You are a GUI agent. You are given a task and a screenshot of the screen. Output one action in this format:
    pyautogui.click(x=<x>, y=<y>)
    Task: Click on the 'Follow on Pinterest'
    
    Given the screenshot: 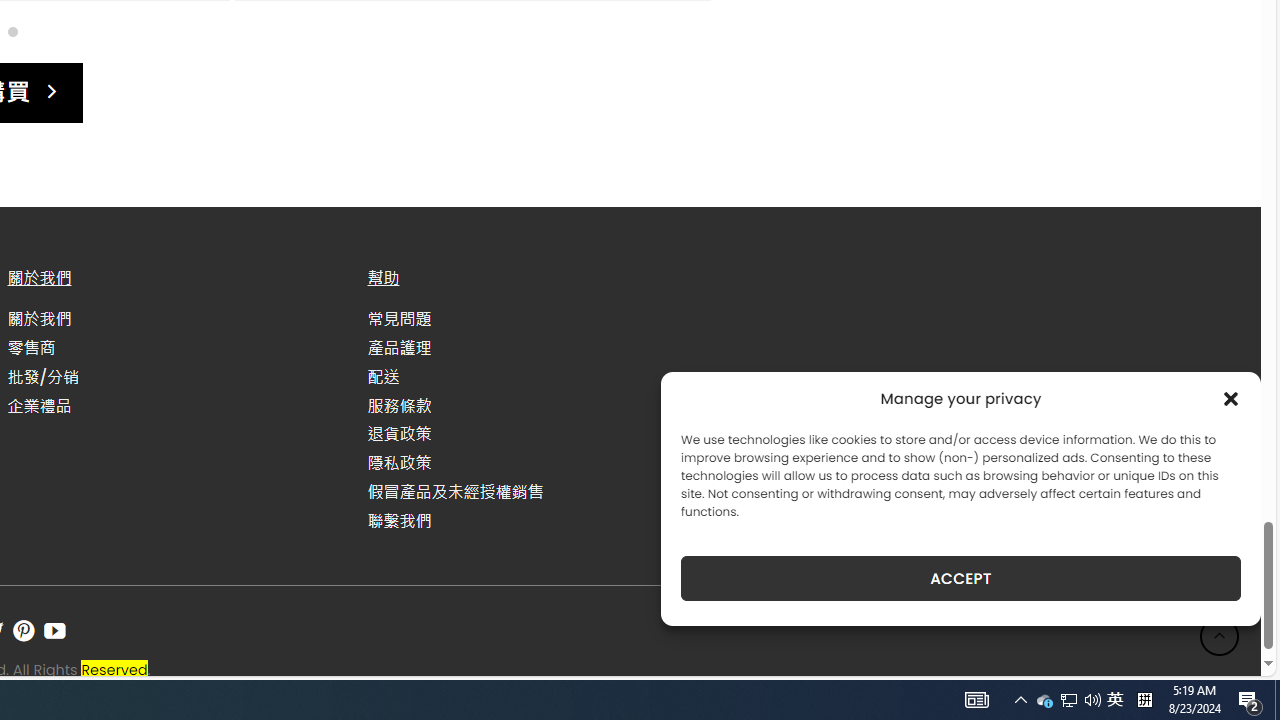 What is the action you would take?
    pyautogui.click(x=23, y=631)
    